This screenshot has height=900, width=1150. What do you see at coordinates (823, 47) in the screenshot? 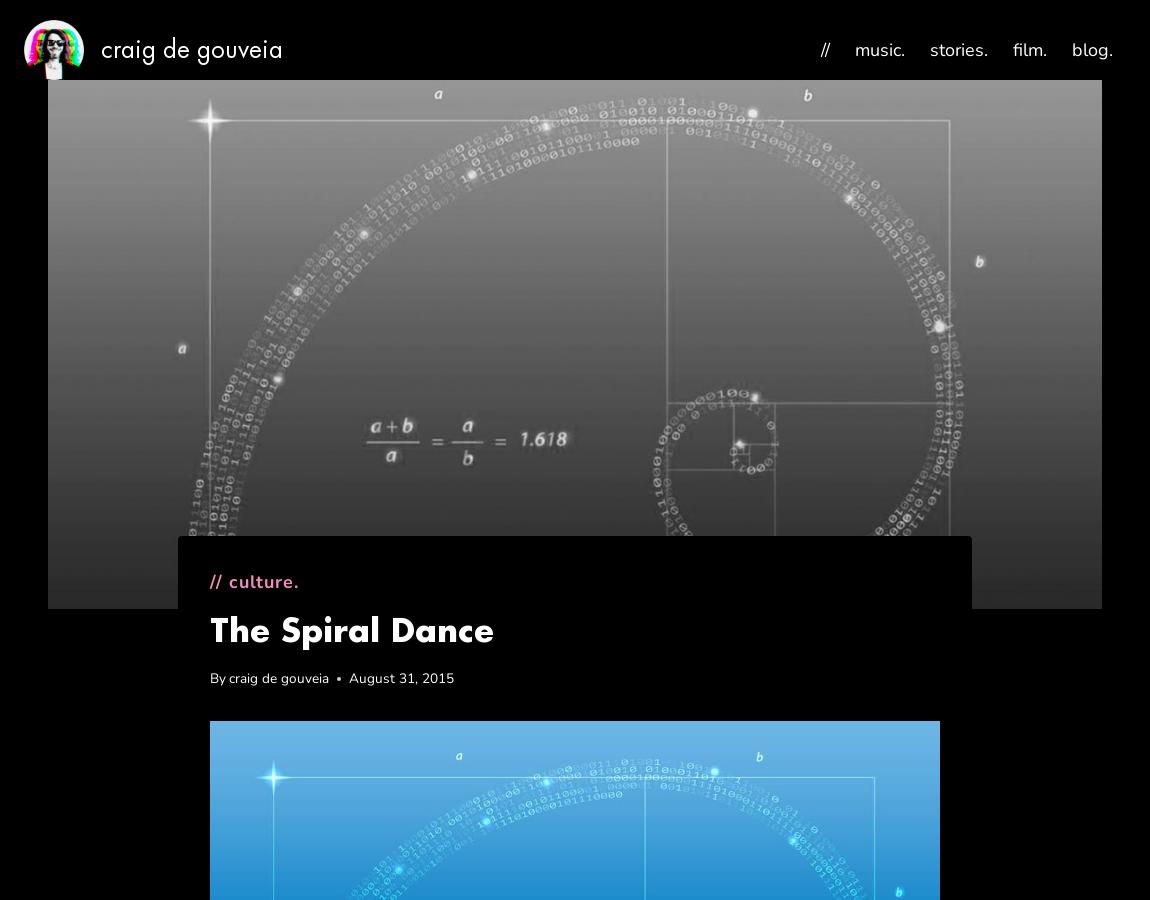
I see `'//'` at bounding box center [823, 47].